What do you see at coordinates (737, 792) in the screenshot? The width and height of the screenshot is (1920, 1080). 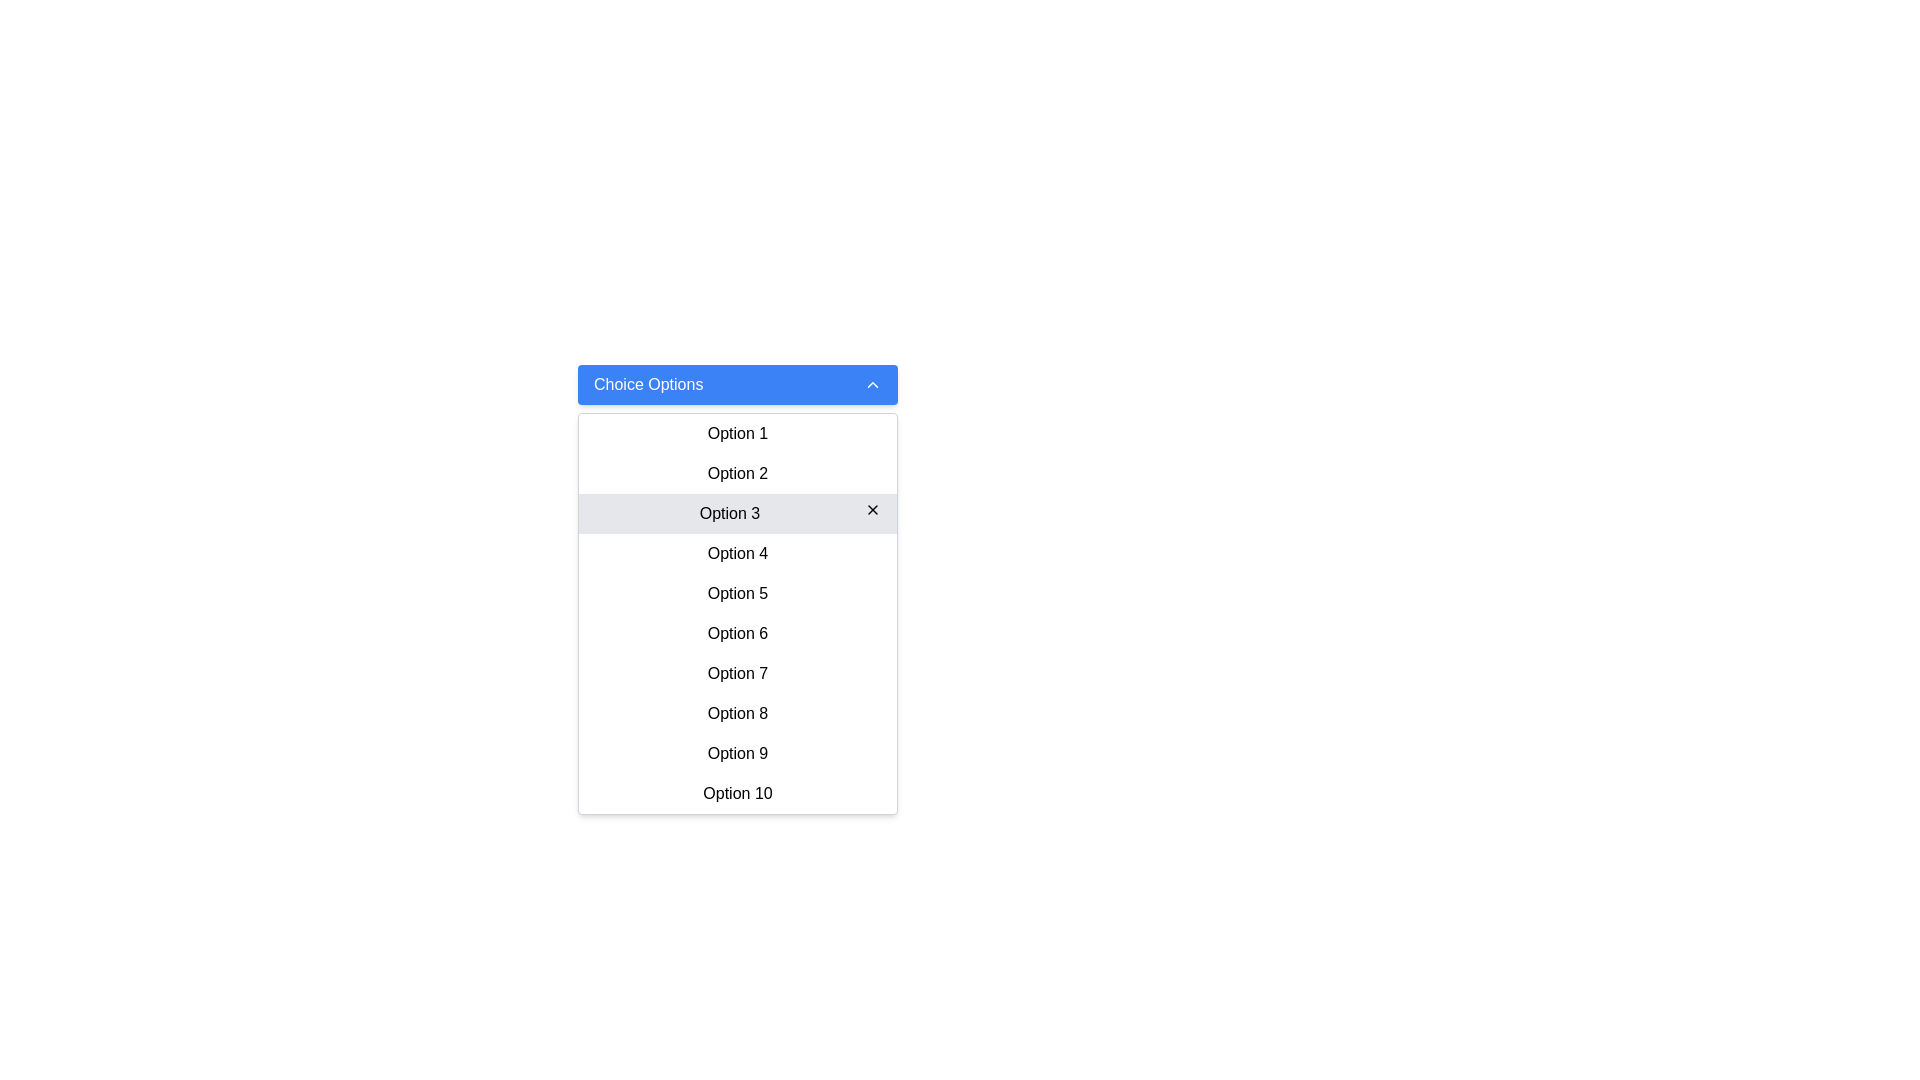 I see `to select the text item displaying 'Option 10' in the dropdown list named 'Choice Options'. This item is the last option in the list` at bounding box center [737, 792].